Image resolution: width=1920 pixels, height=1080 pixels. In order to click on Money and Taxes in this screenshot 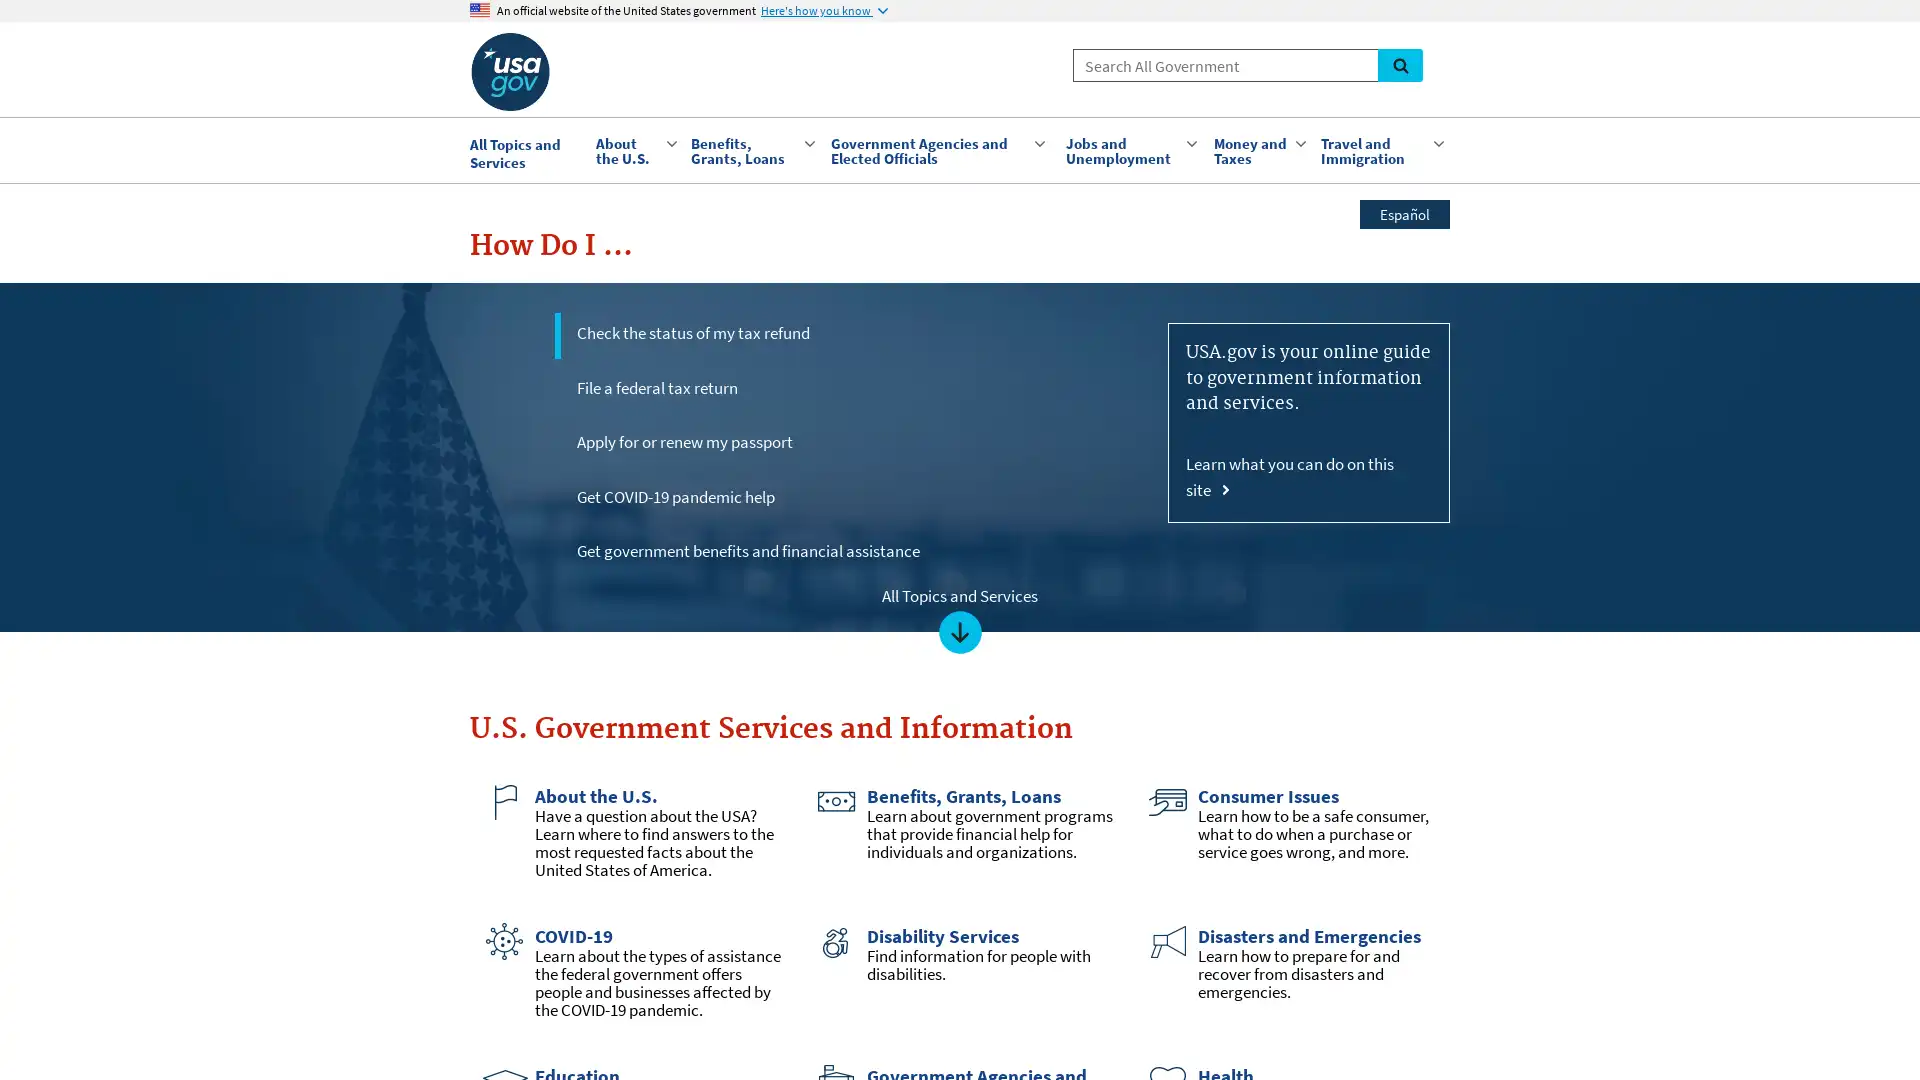, I will do `click(1256, 149)`.